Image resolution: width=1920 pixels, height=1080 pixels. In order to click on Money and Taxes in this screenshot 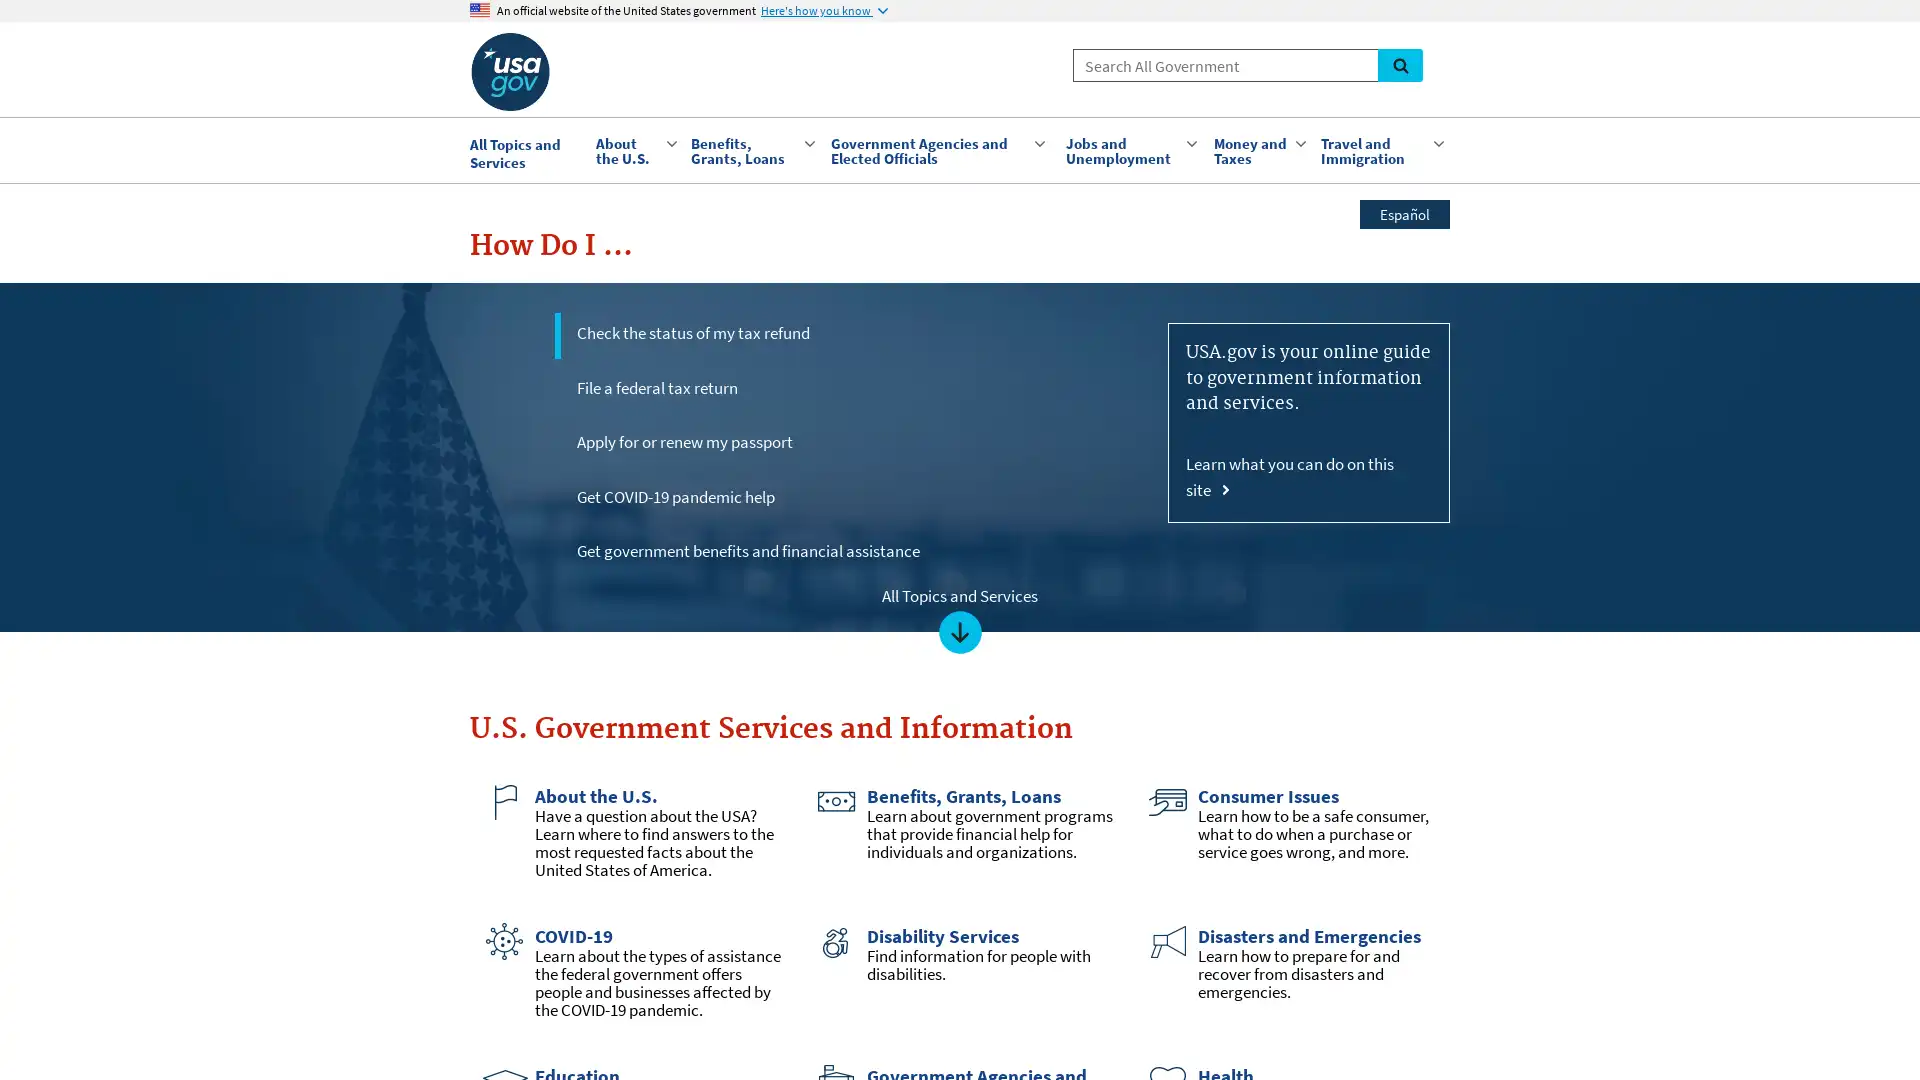, I will do `click(1256, 149)`.